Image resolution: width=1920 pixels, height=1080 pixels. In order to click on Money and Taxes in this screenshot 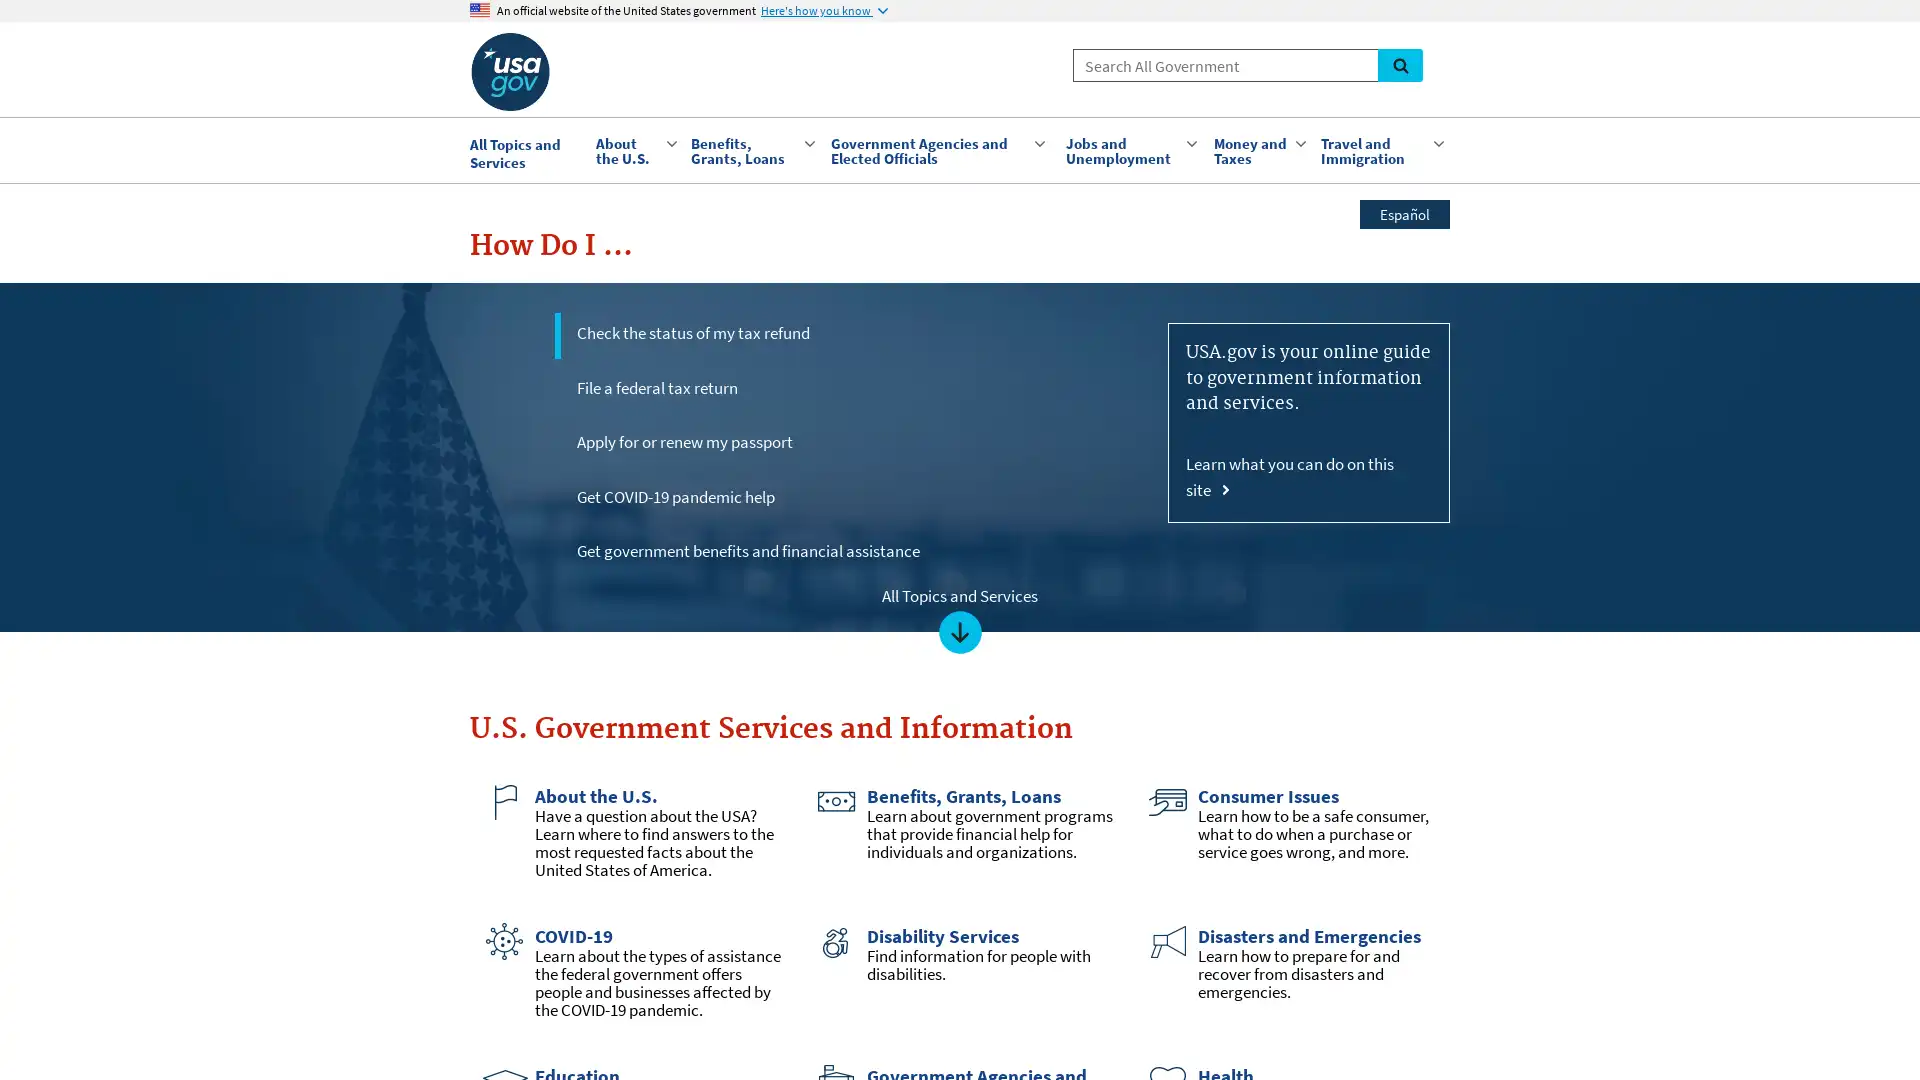, I will do `click(1256, 149)`.